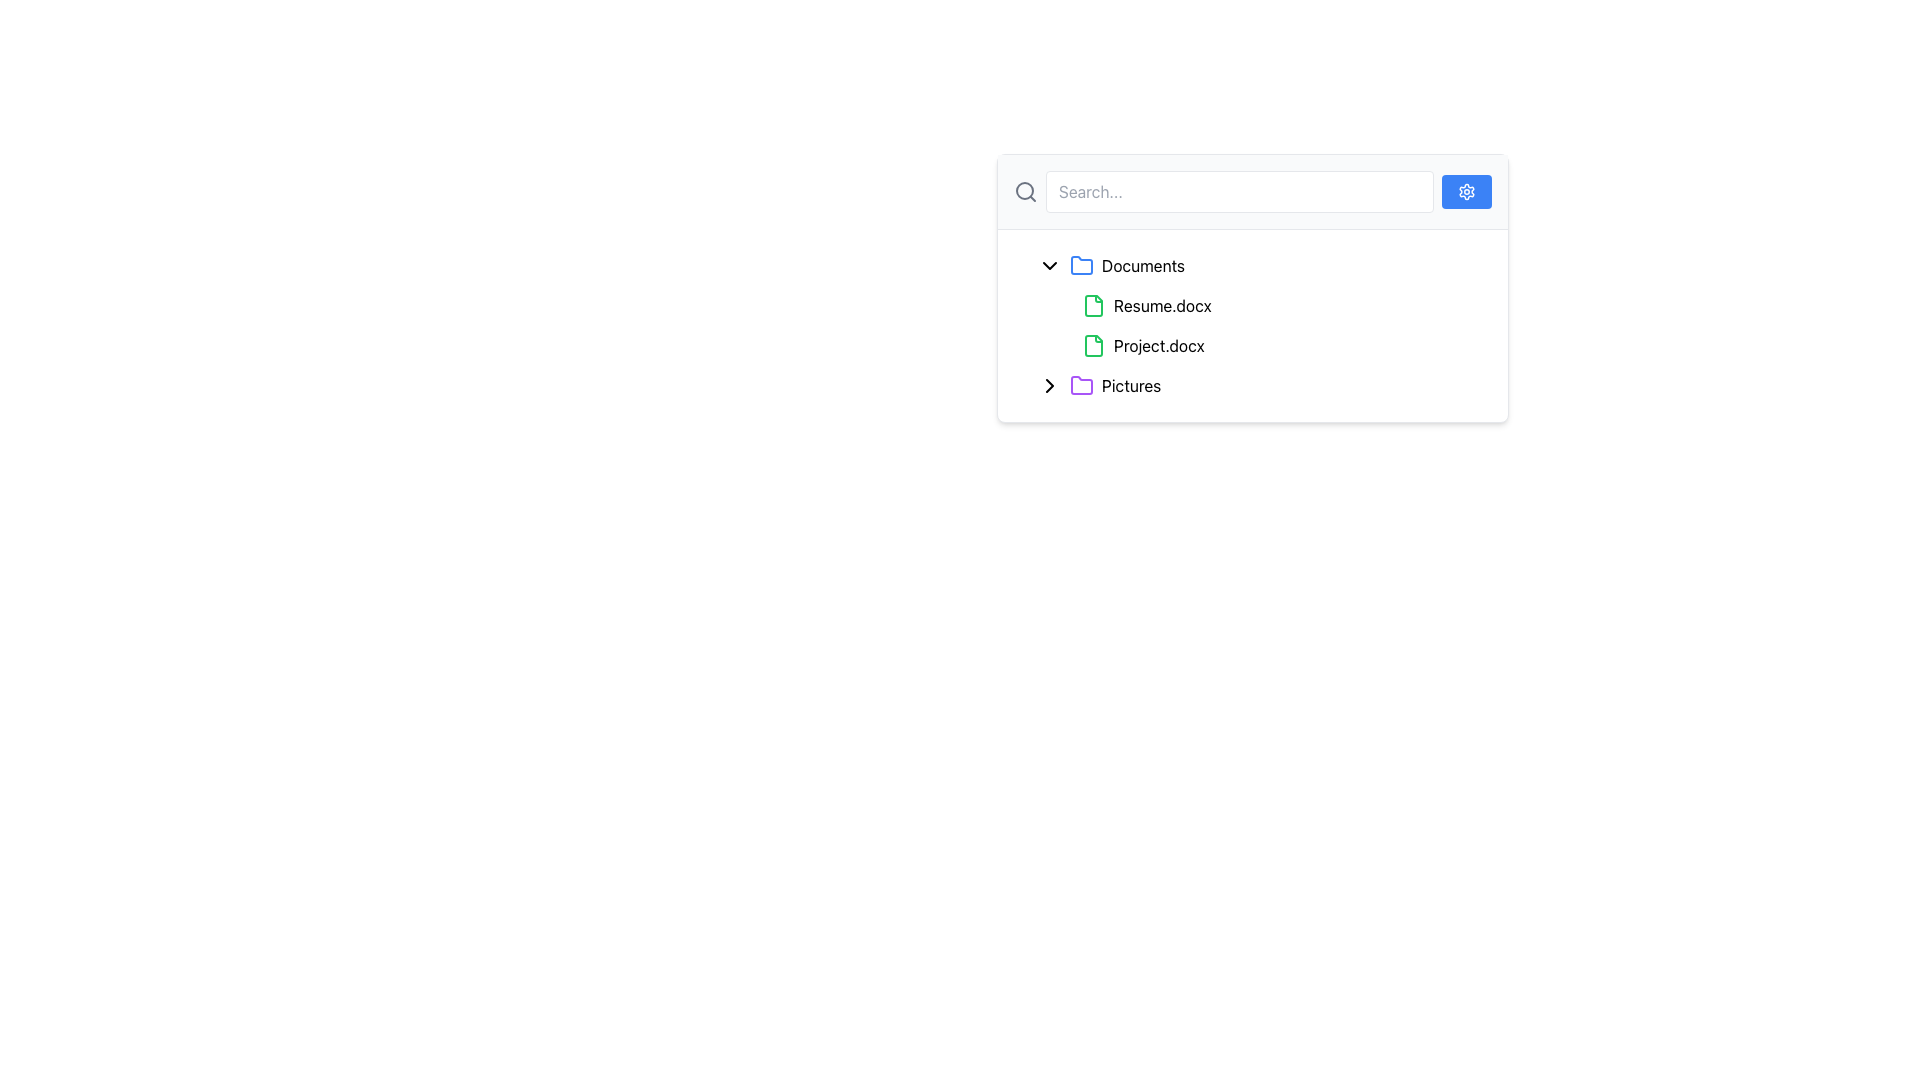 The height and width of the screenshot is (1080, 1920). What do you see at coordinates (1159, 345) in the screenshot?
I see `the document name label located directly to the right of the green file icon in the 'Documents' section` at bounding box center [1159, 345].